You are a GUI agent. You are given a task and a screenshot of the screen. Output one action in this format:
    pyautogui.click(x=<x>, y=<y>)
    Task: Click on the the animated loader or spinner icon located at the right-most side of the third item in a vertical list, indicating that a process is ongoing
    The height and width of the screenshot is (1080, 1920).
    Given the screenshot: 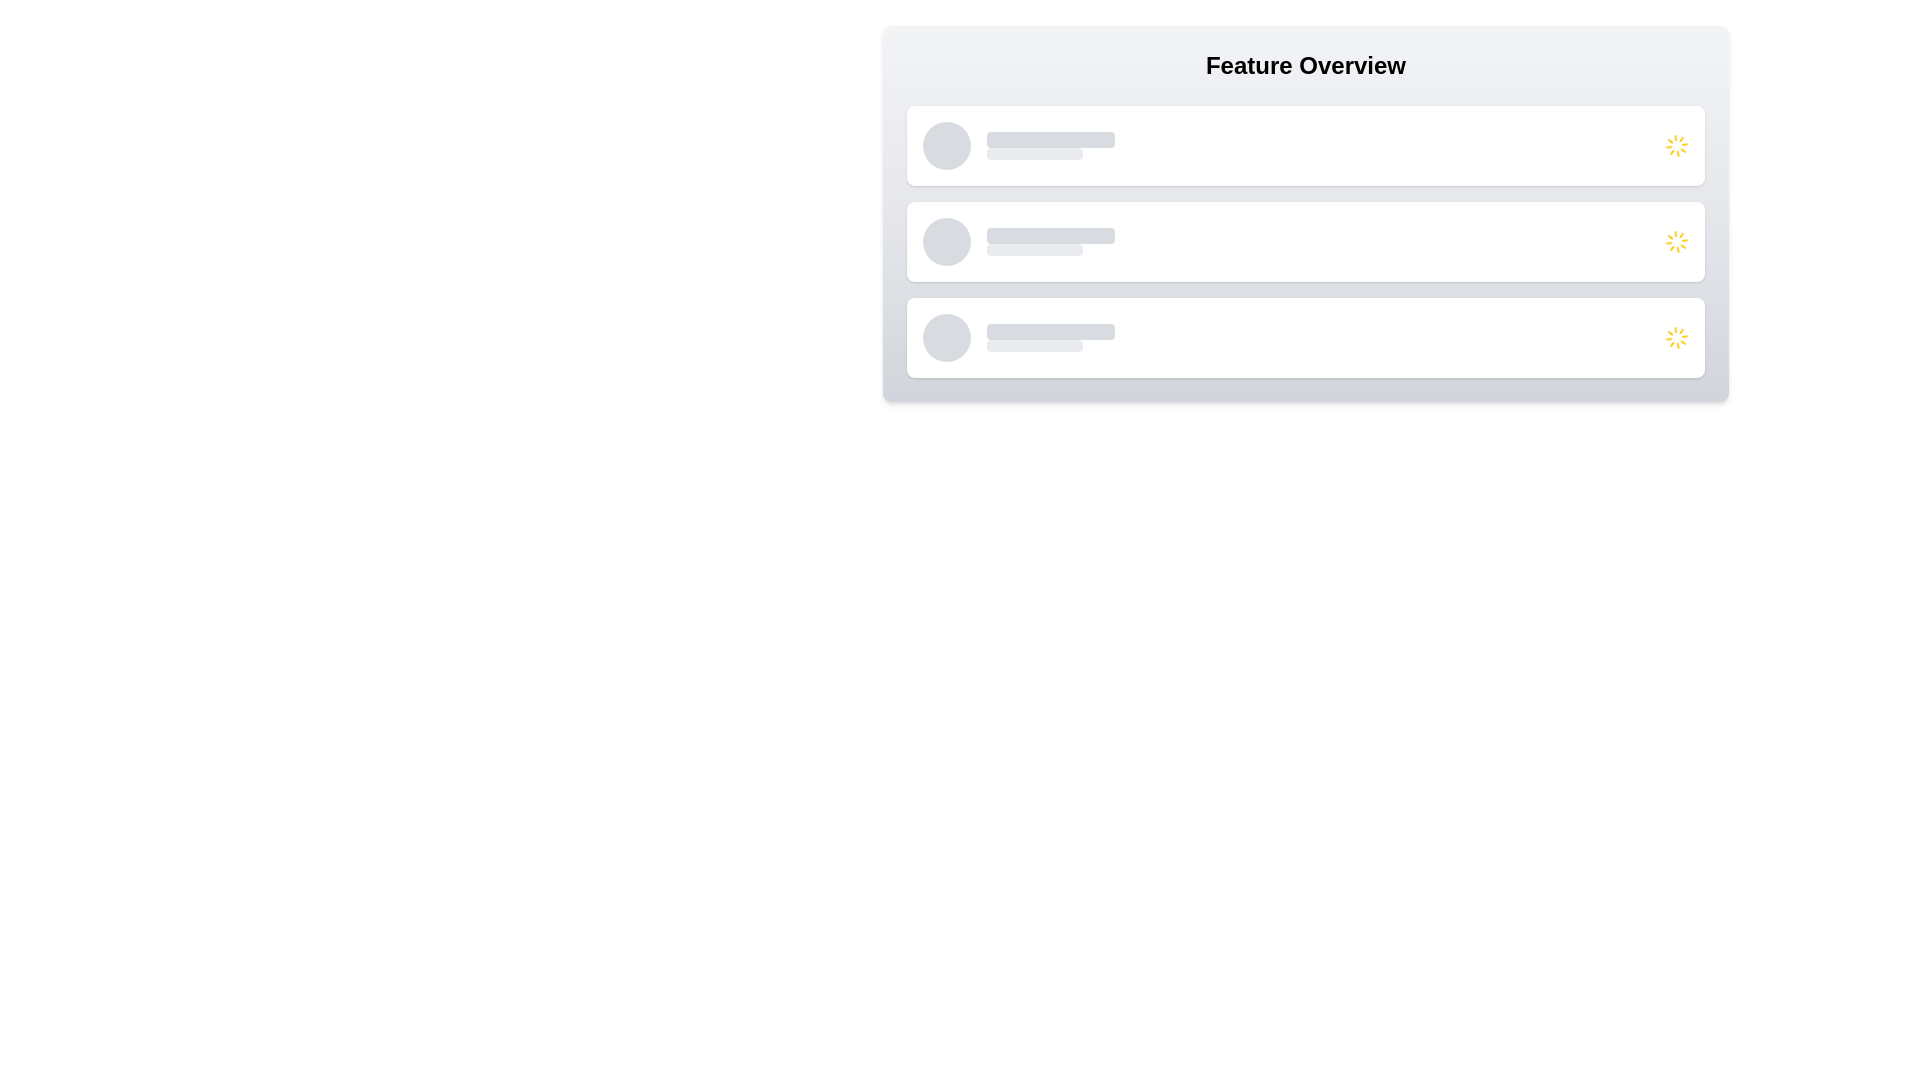 What is the action you would take?
    pyautogui.click(x=1676, y=241)
    